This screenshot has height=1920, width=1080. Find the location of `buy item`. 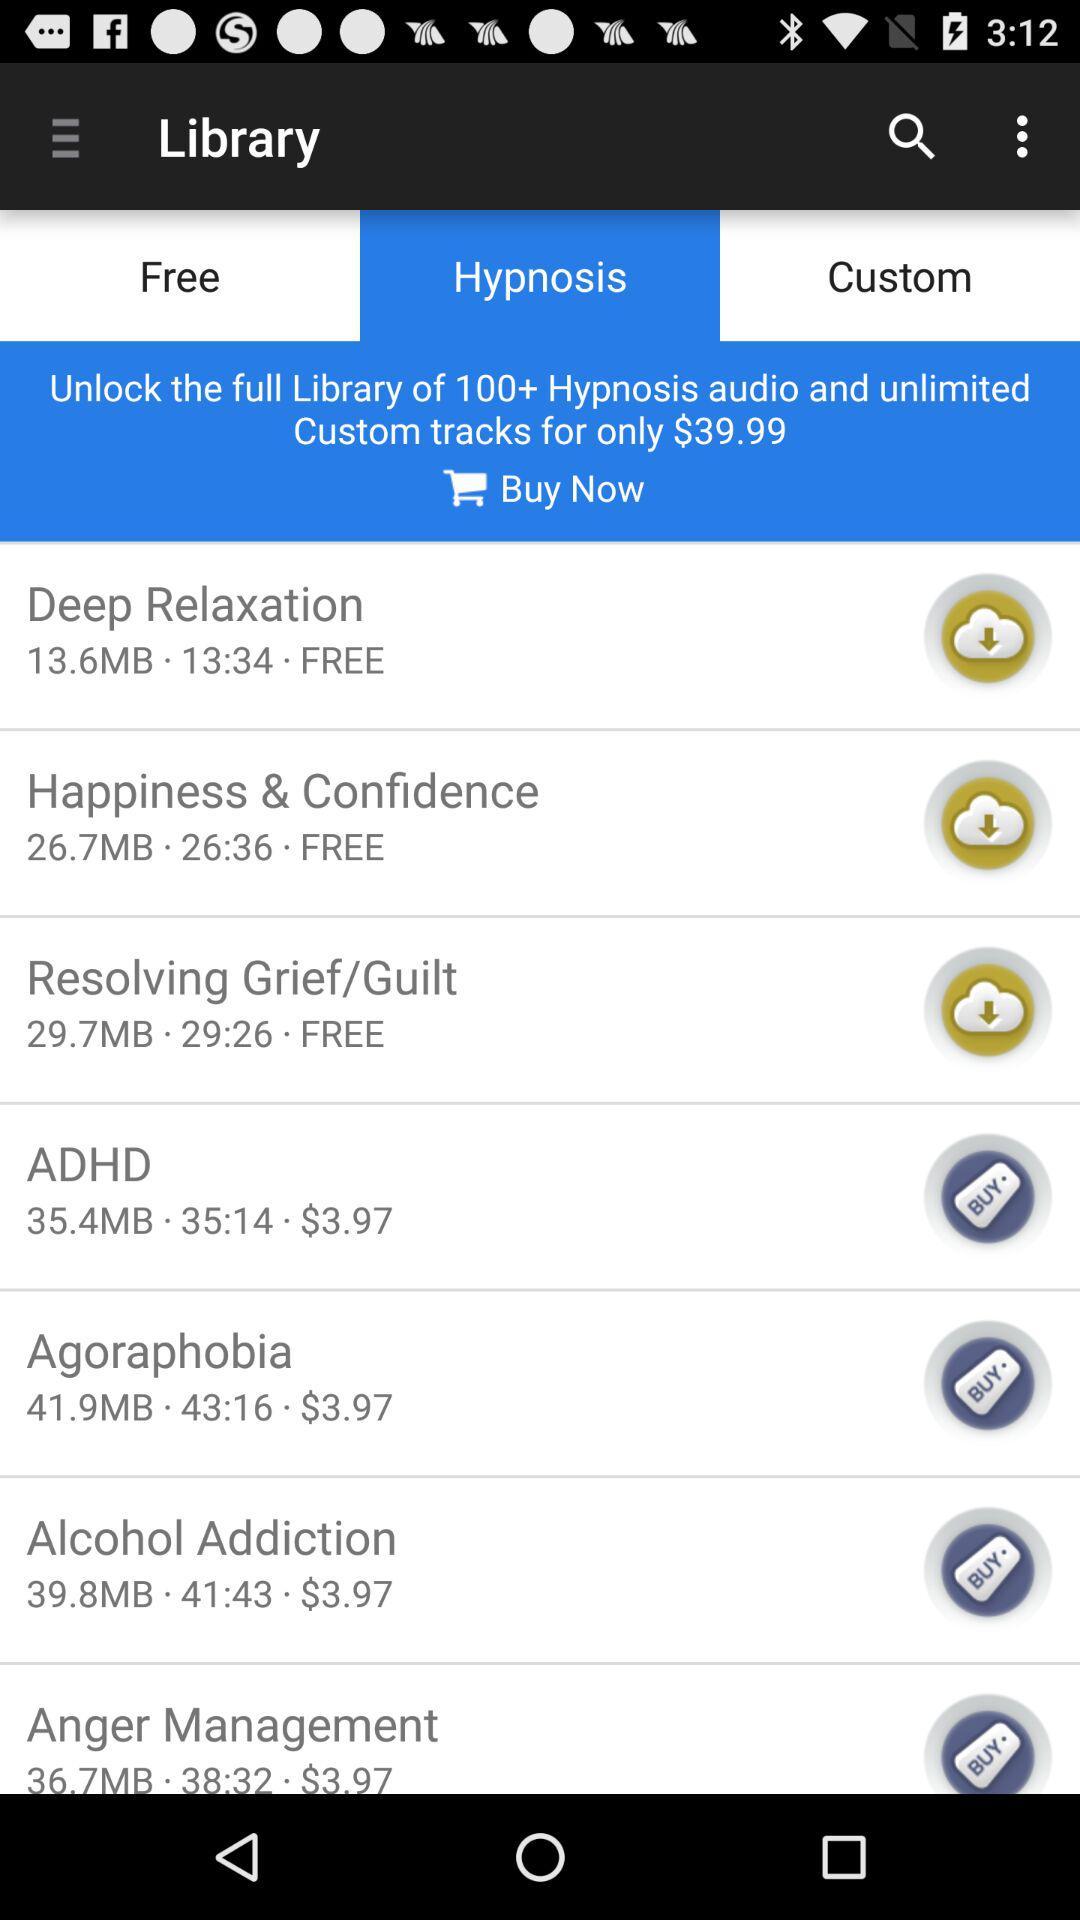

buy item is located at coordinates (987, 1741).